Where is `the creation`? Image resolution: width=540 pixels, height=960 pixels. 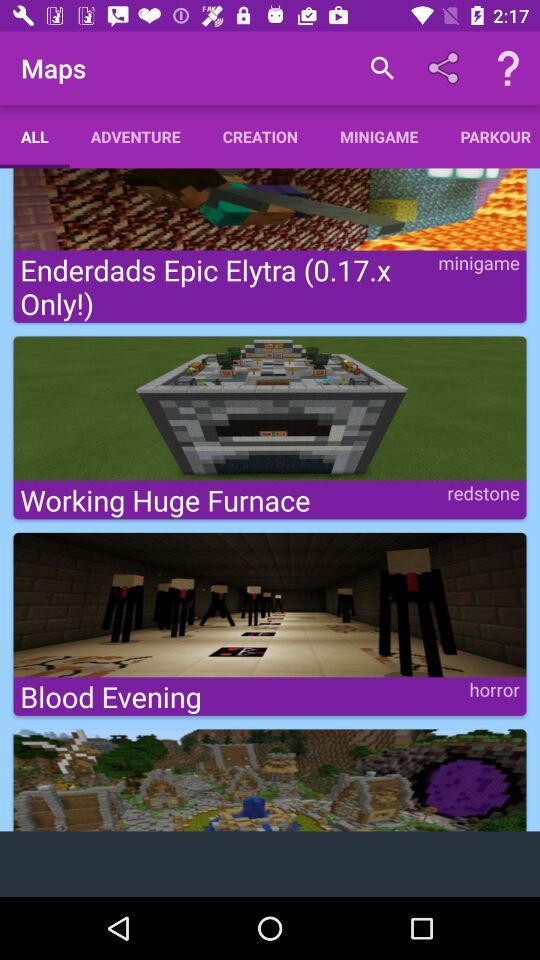
the creation is located at coordinates (260, 135).